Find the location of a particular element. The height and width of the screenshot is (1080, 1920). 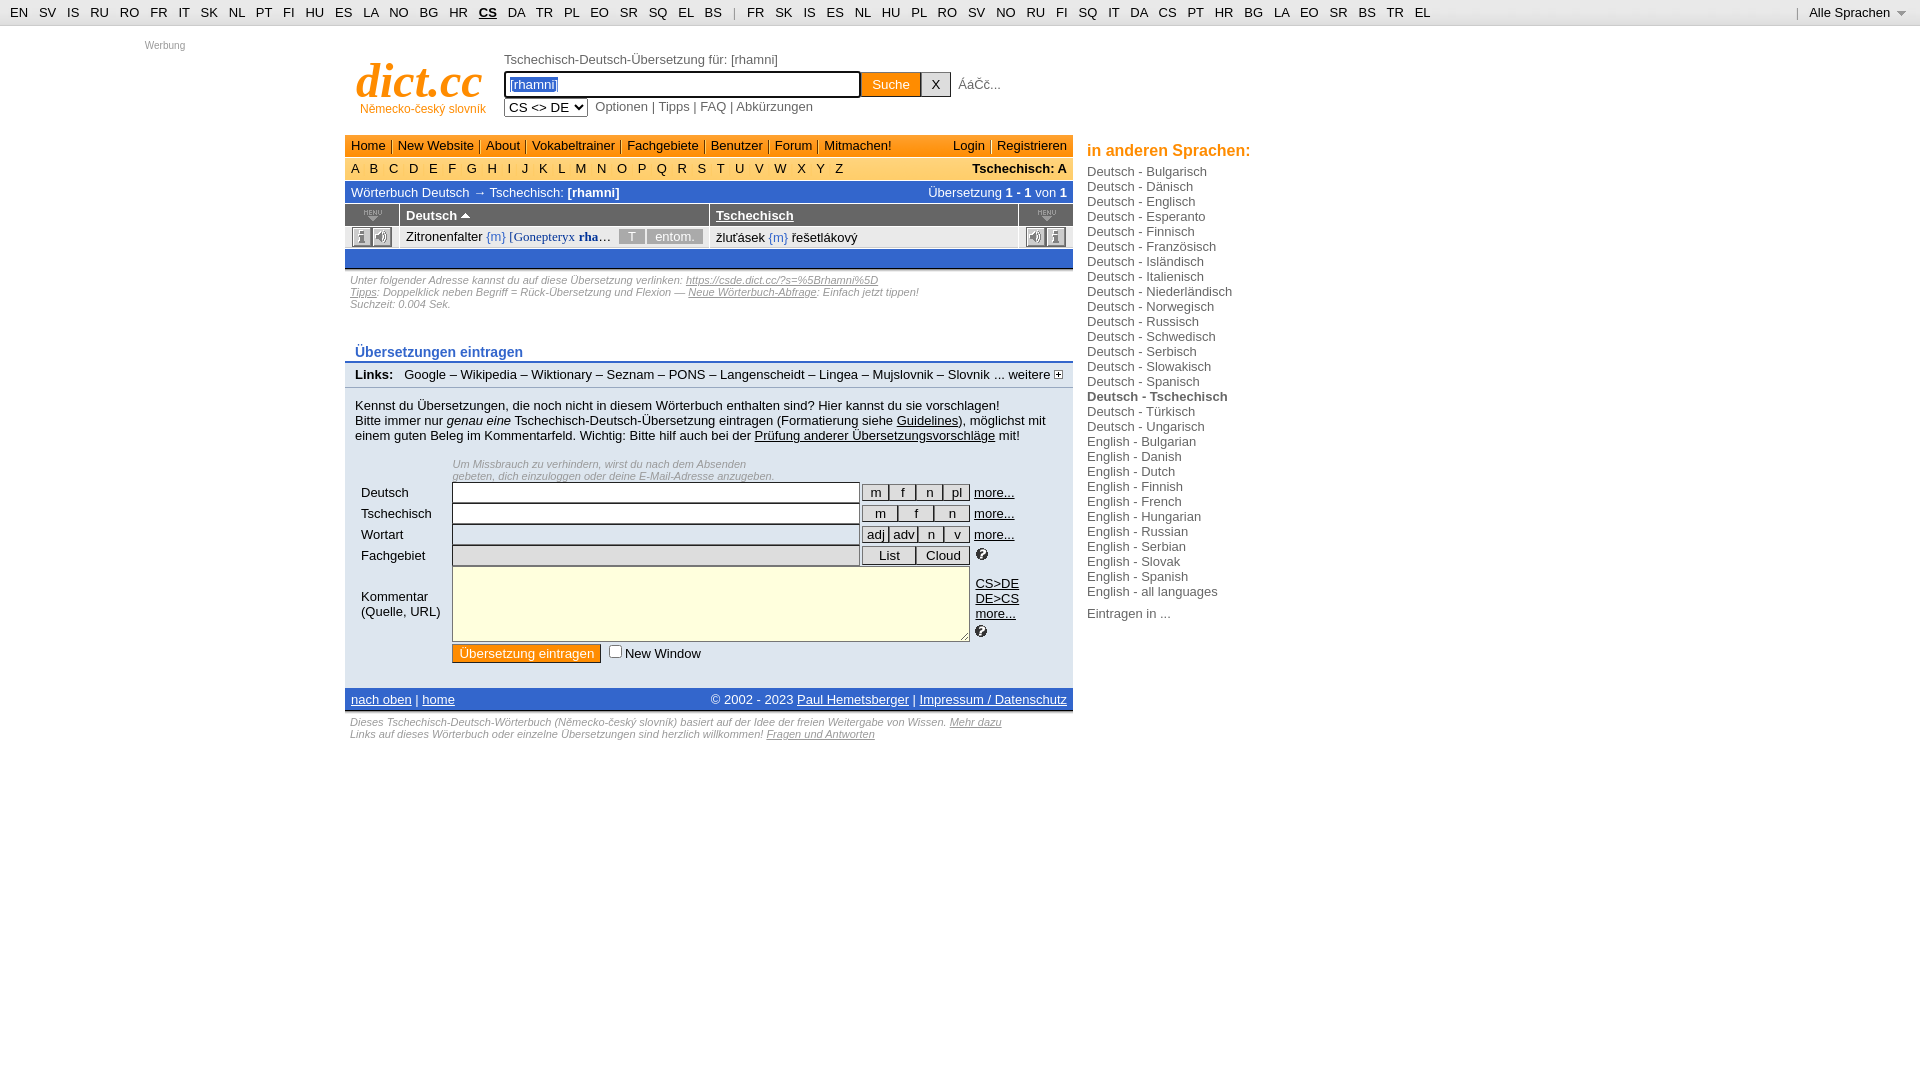

'T' is located at coordinates (720, 167).